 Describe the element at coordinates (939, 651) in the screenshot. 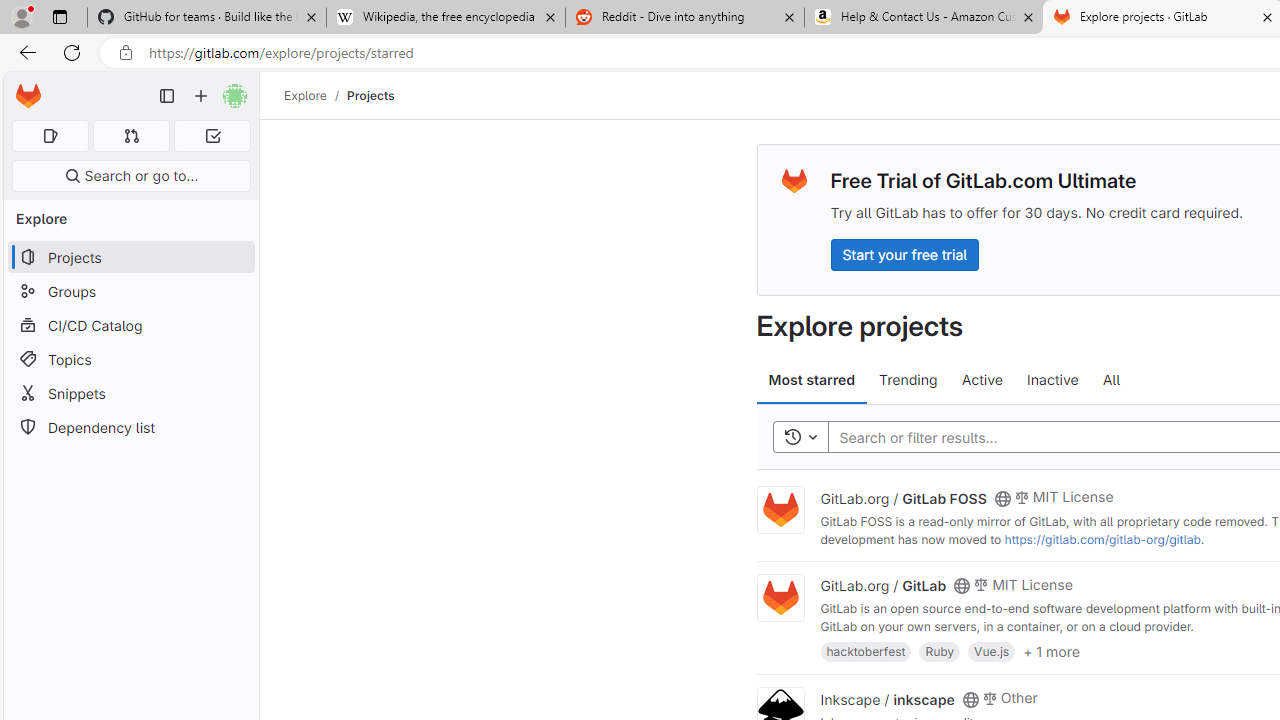

I see `'Ruby'` at that location.